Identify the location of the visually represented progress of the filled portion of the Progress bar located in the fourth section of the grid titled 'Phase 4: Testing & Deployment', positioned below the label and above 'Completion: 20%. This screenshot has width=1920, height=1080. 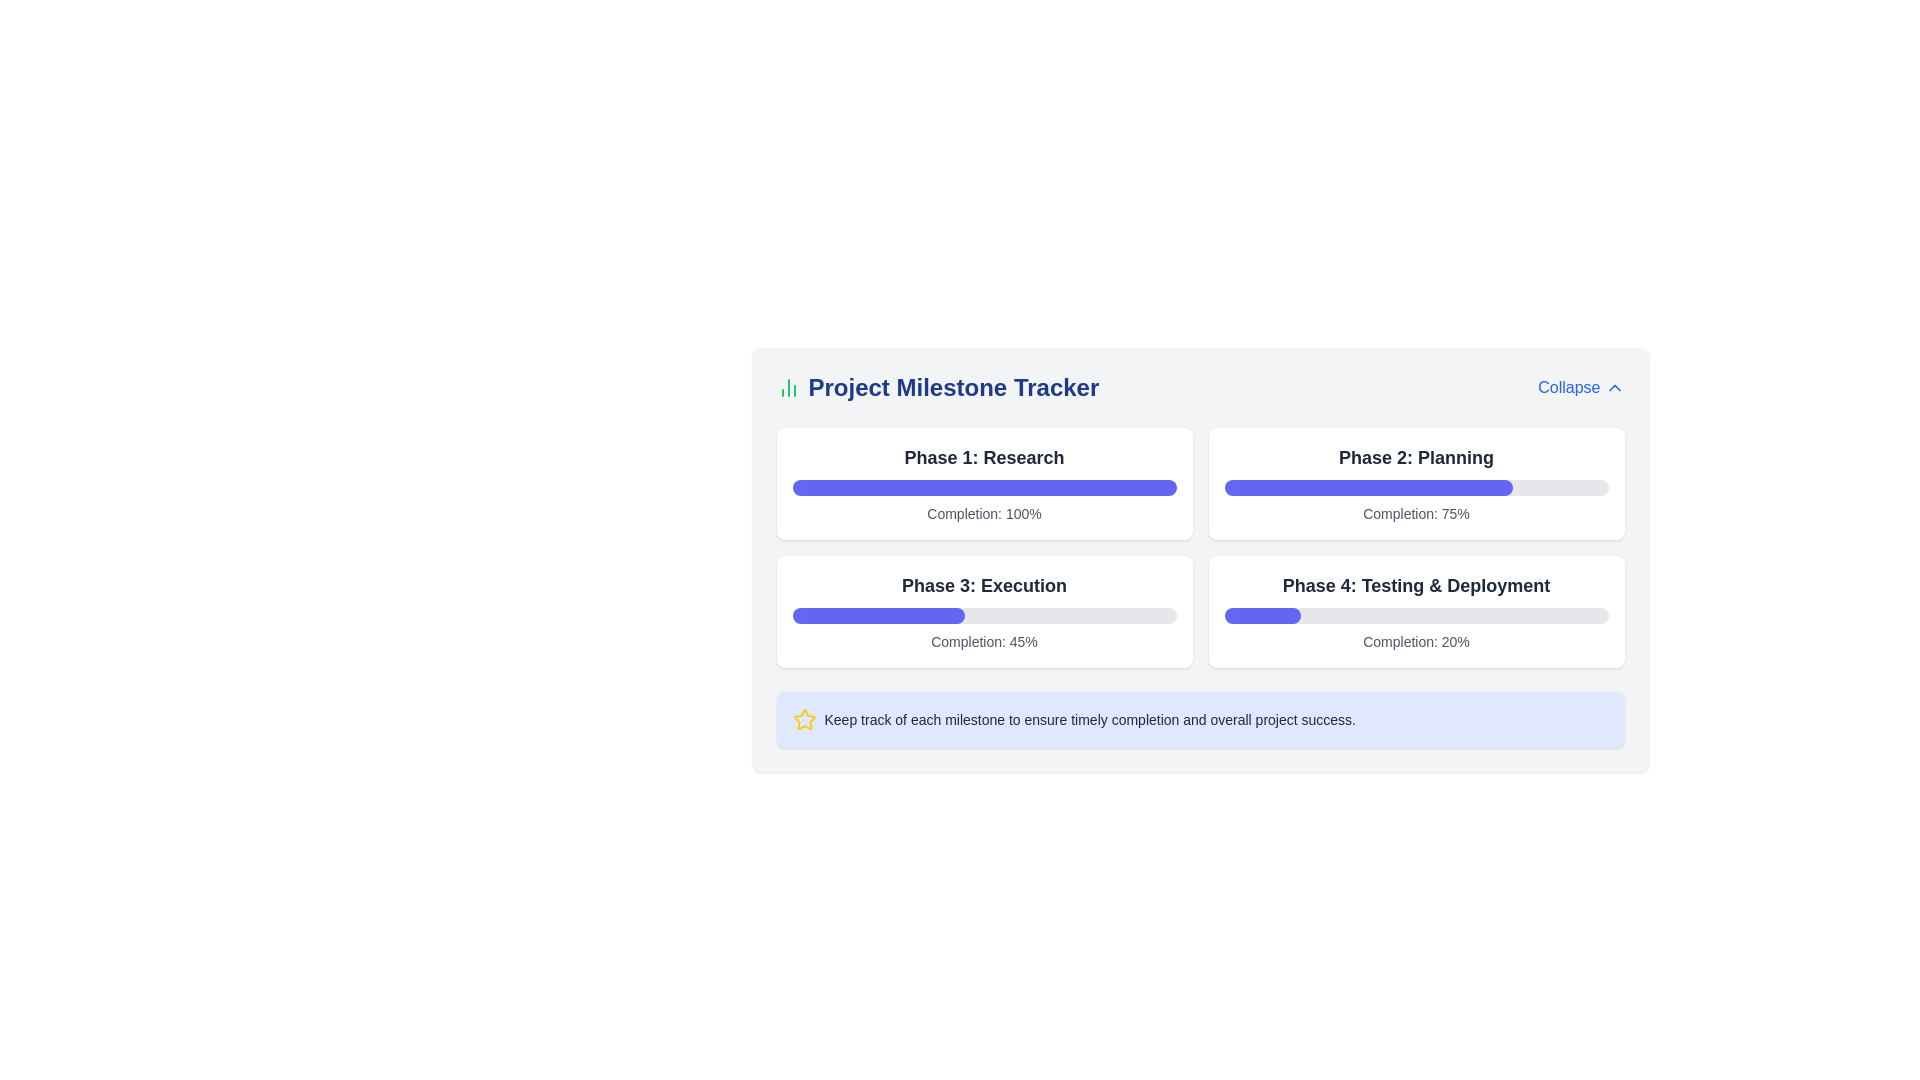
(1261, 615).